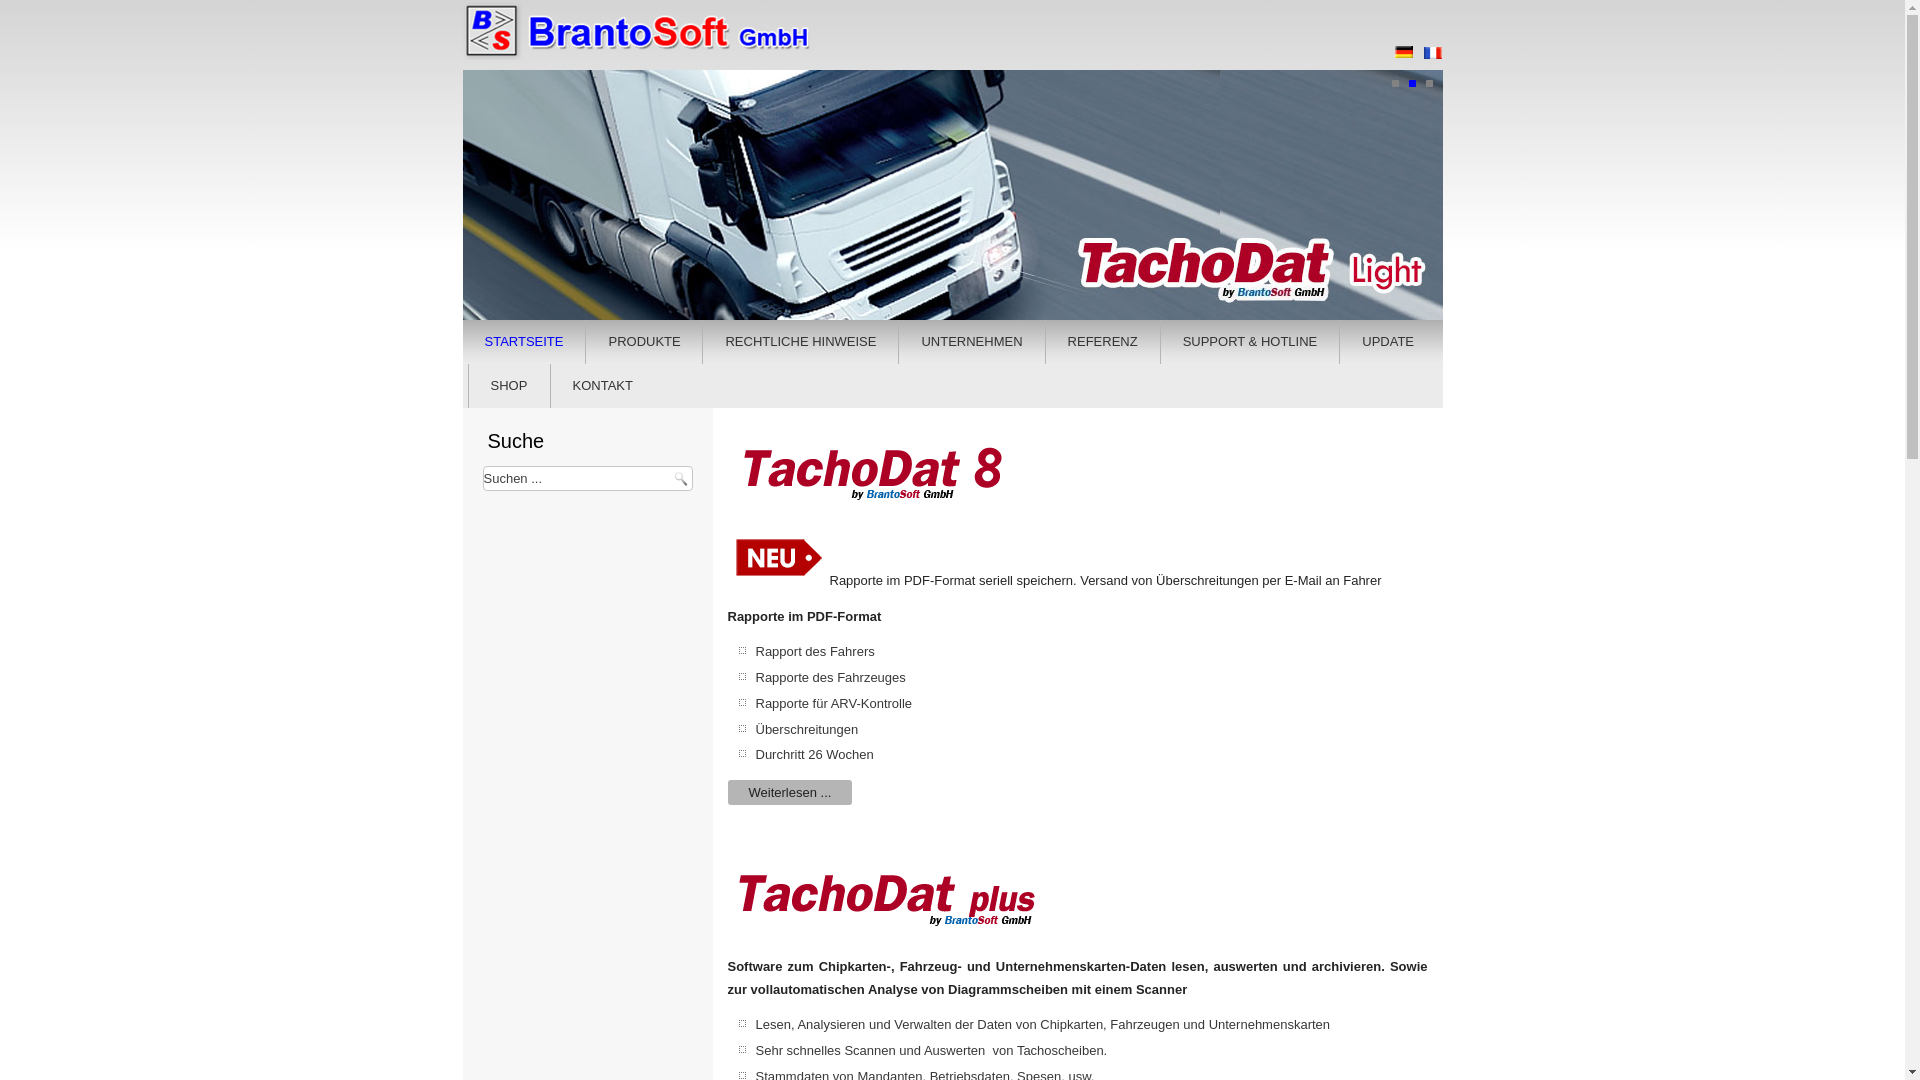 This screenshot has width=1920, height=1080. What do you see at coordinates (509, 385) in the screenshot?
I see `'SHOP'` at bounding box center [509, 385].